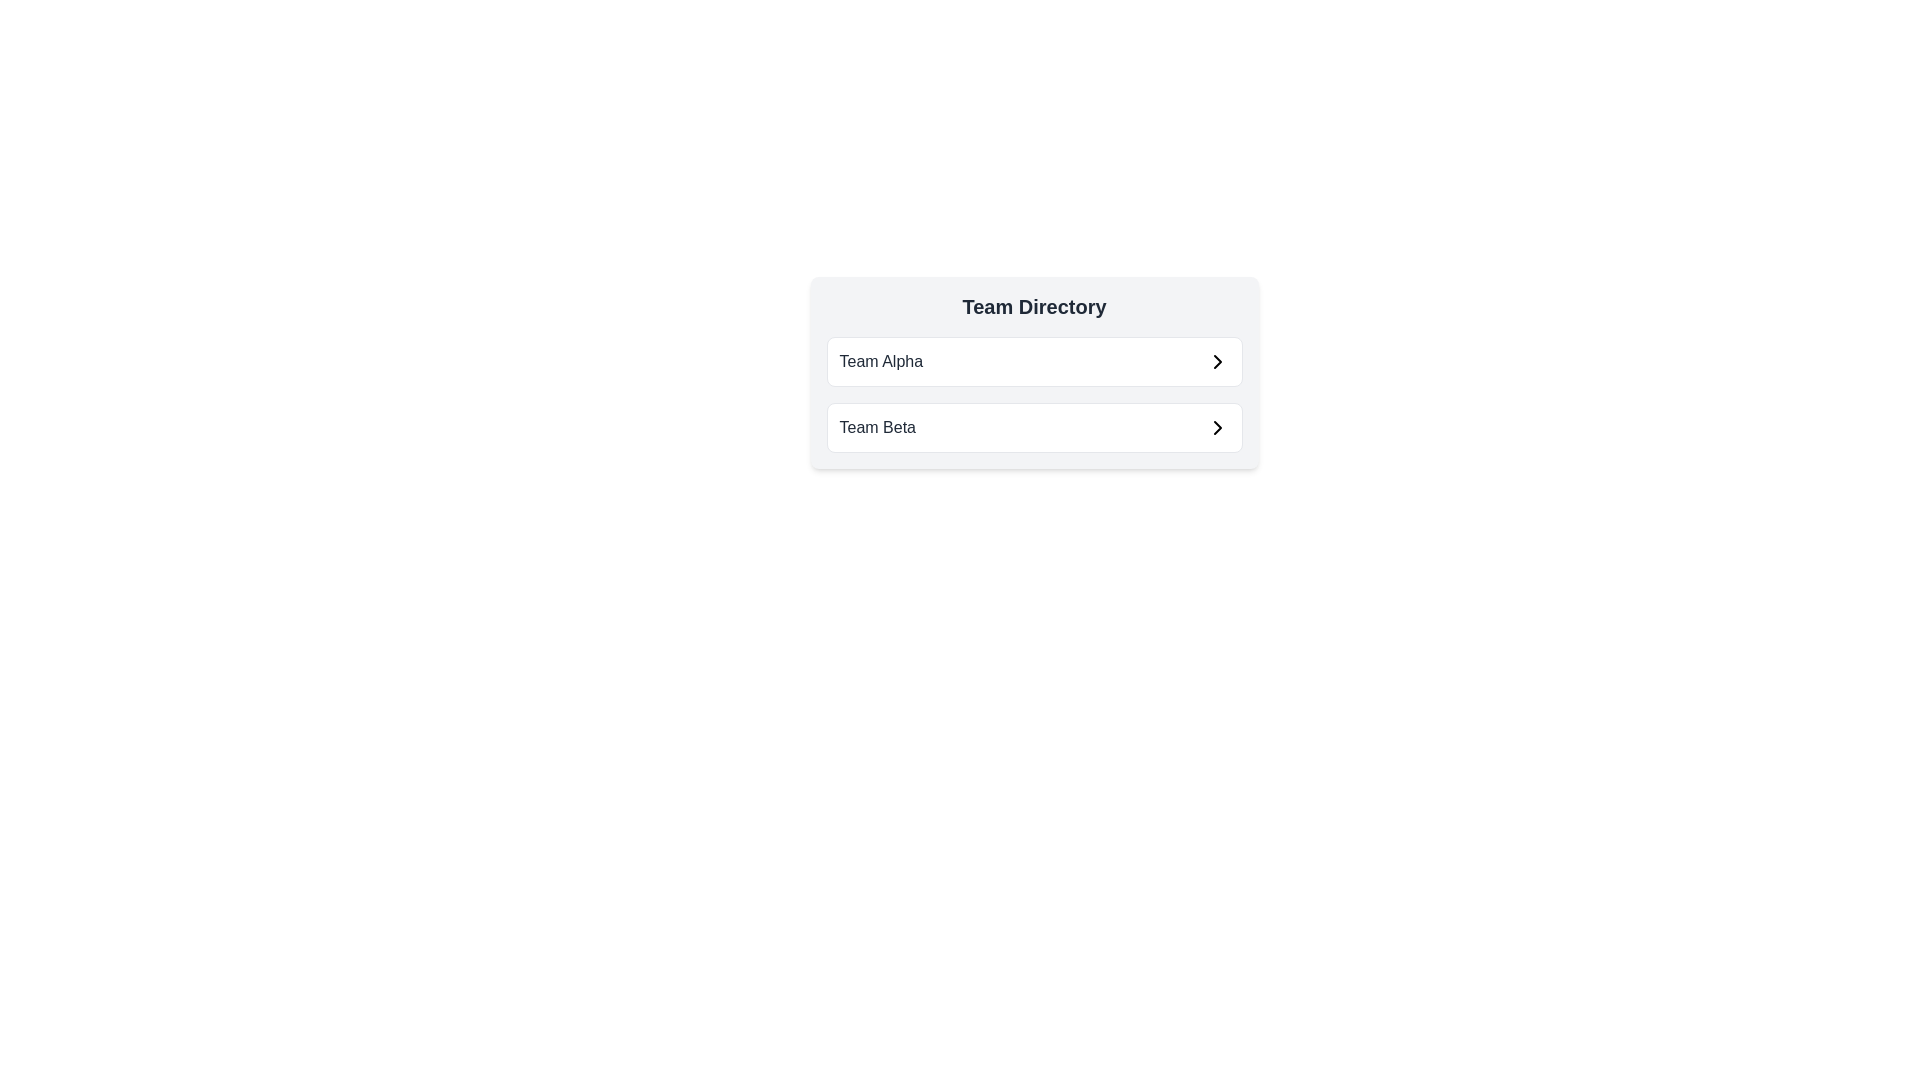  Describe the element at coordinates (1034, 427) in the screenshot. I see `the 'Team Beta' button in the 'Team Directory' section` at that location.